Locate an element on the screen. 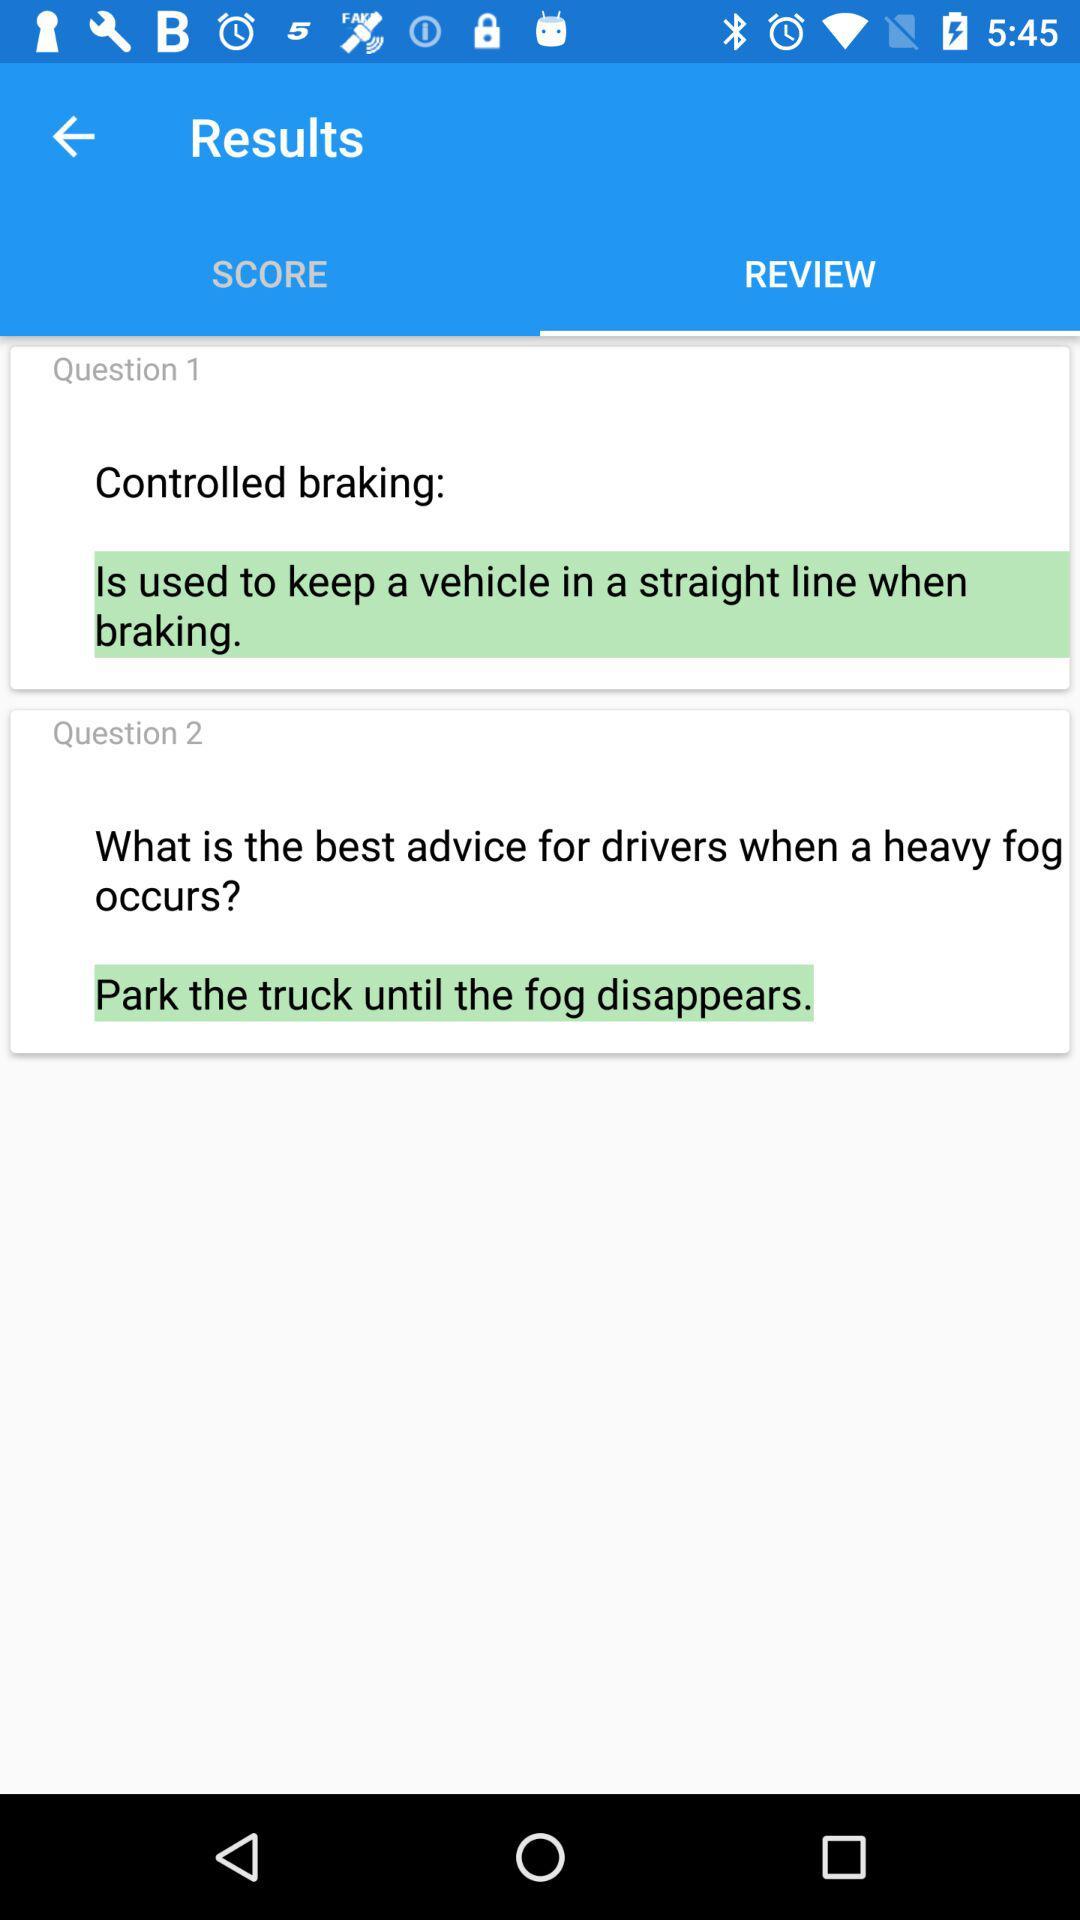 The width and height of the screenshot is (1080, 1920). item above question 1 icon is located at coordinates (72, 135).